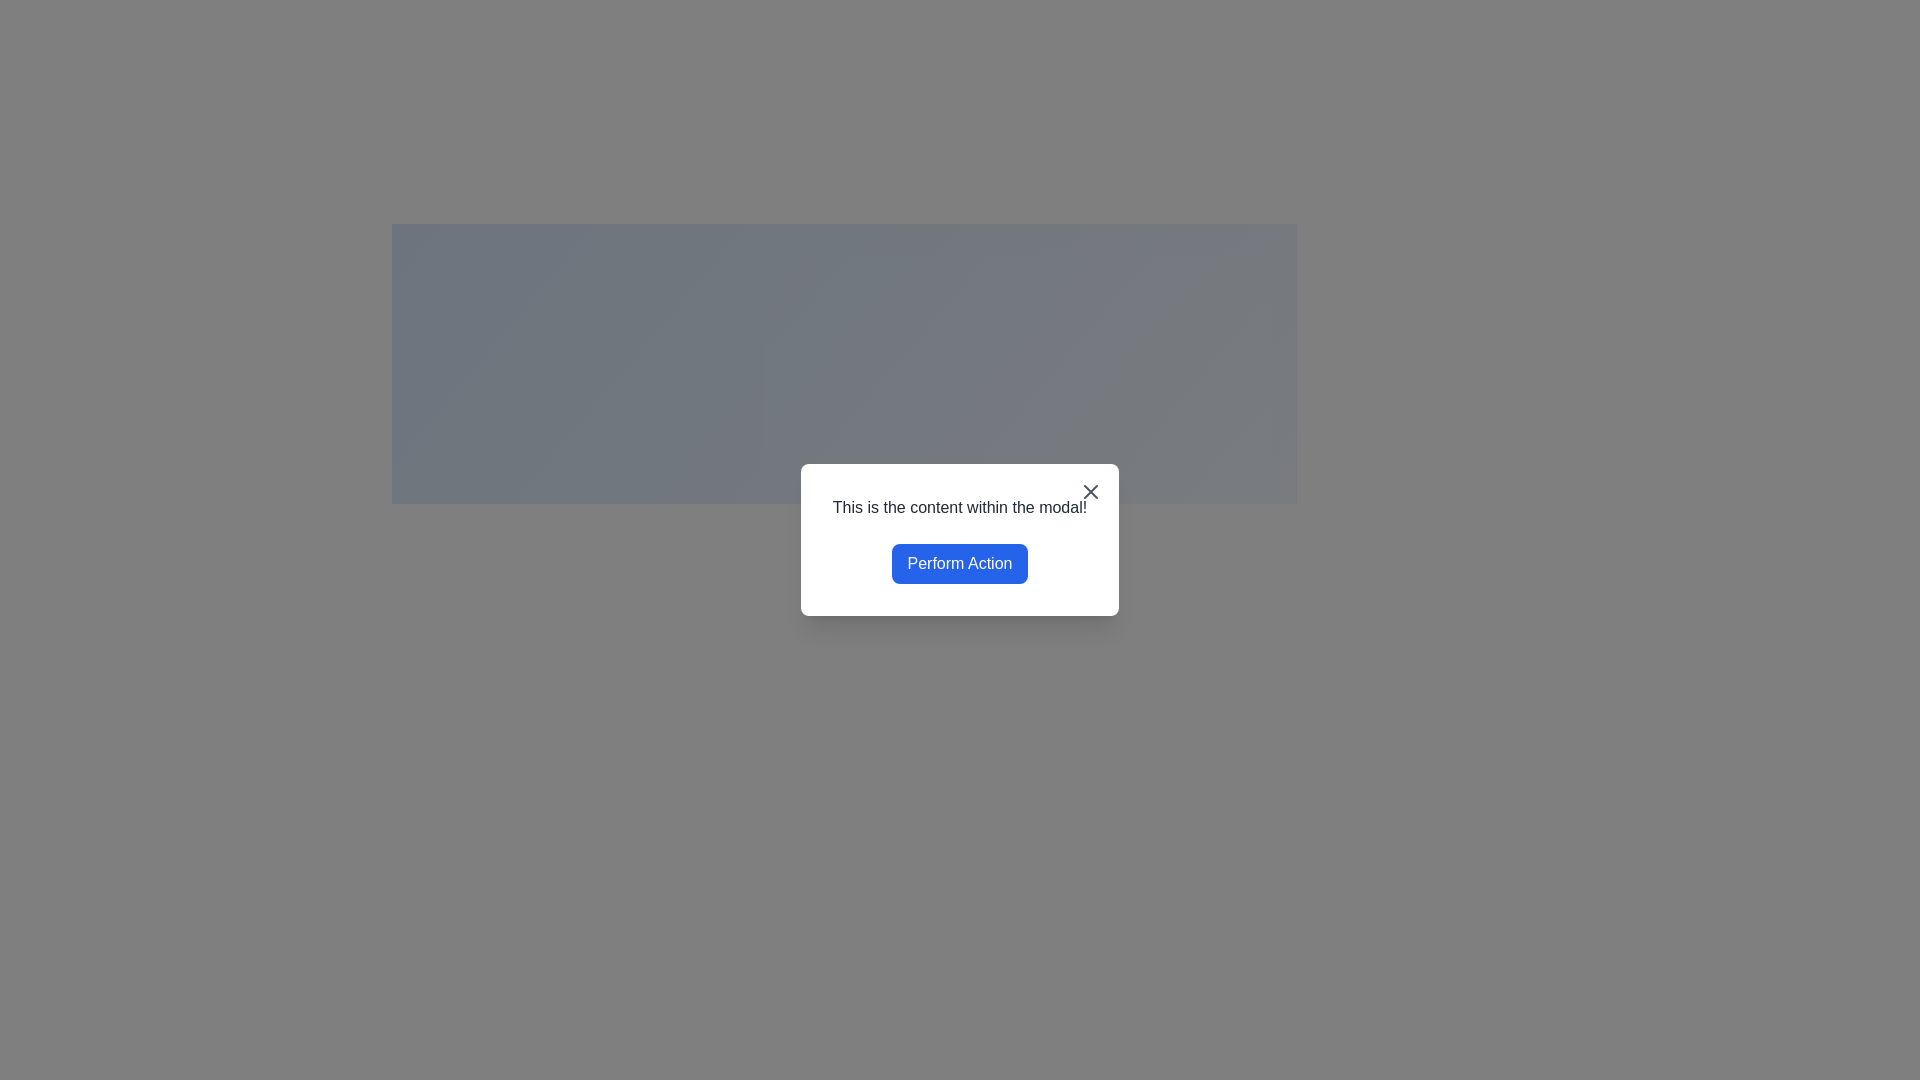 The height and width of the screenshot is (1080, 1920). I want to click on the close button located in the top-right corner of the modal's header area, so click(1090, 492).